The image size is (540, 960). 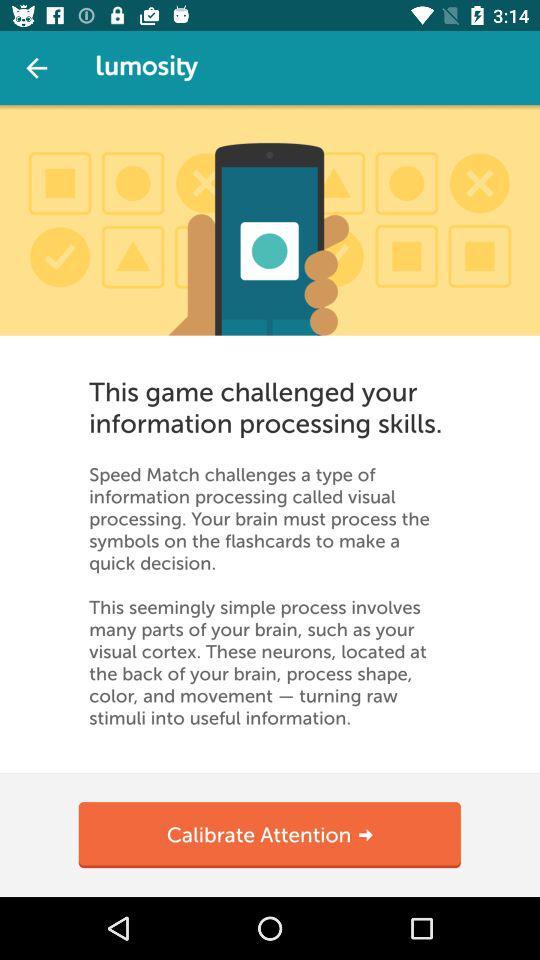 I want to click on exit out, so click(x=36, y=68).